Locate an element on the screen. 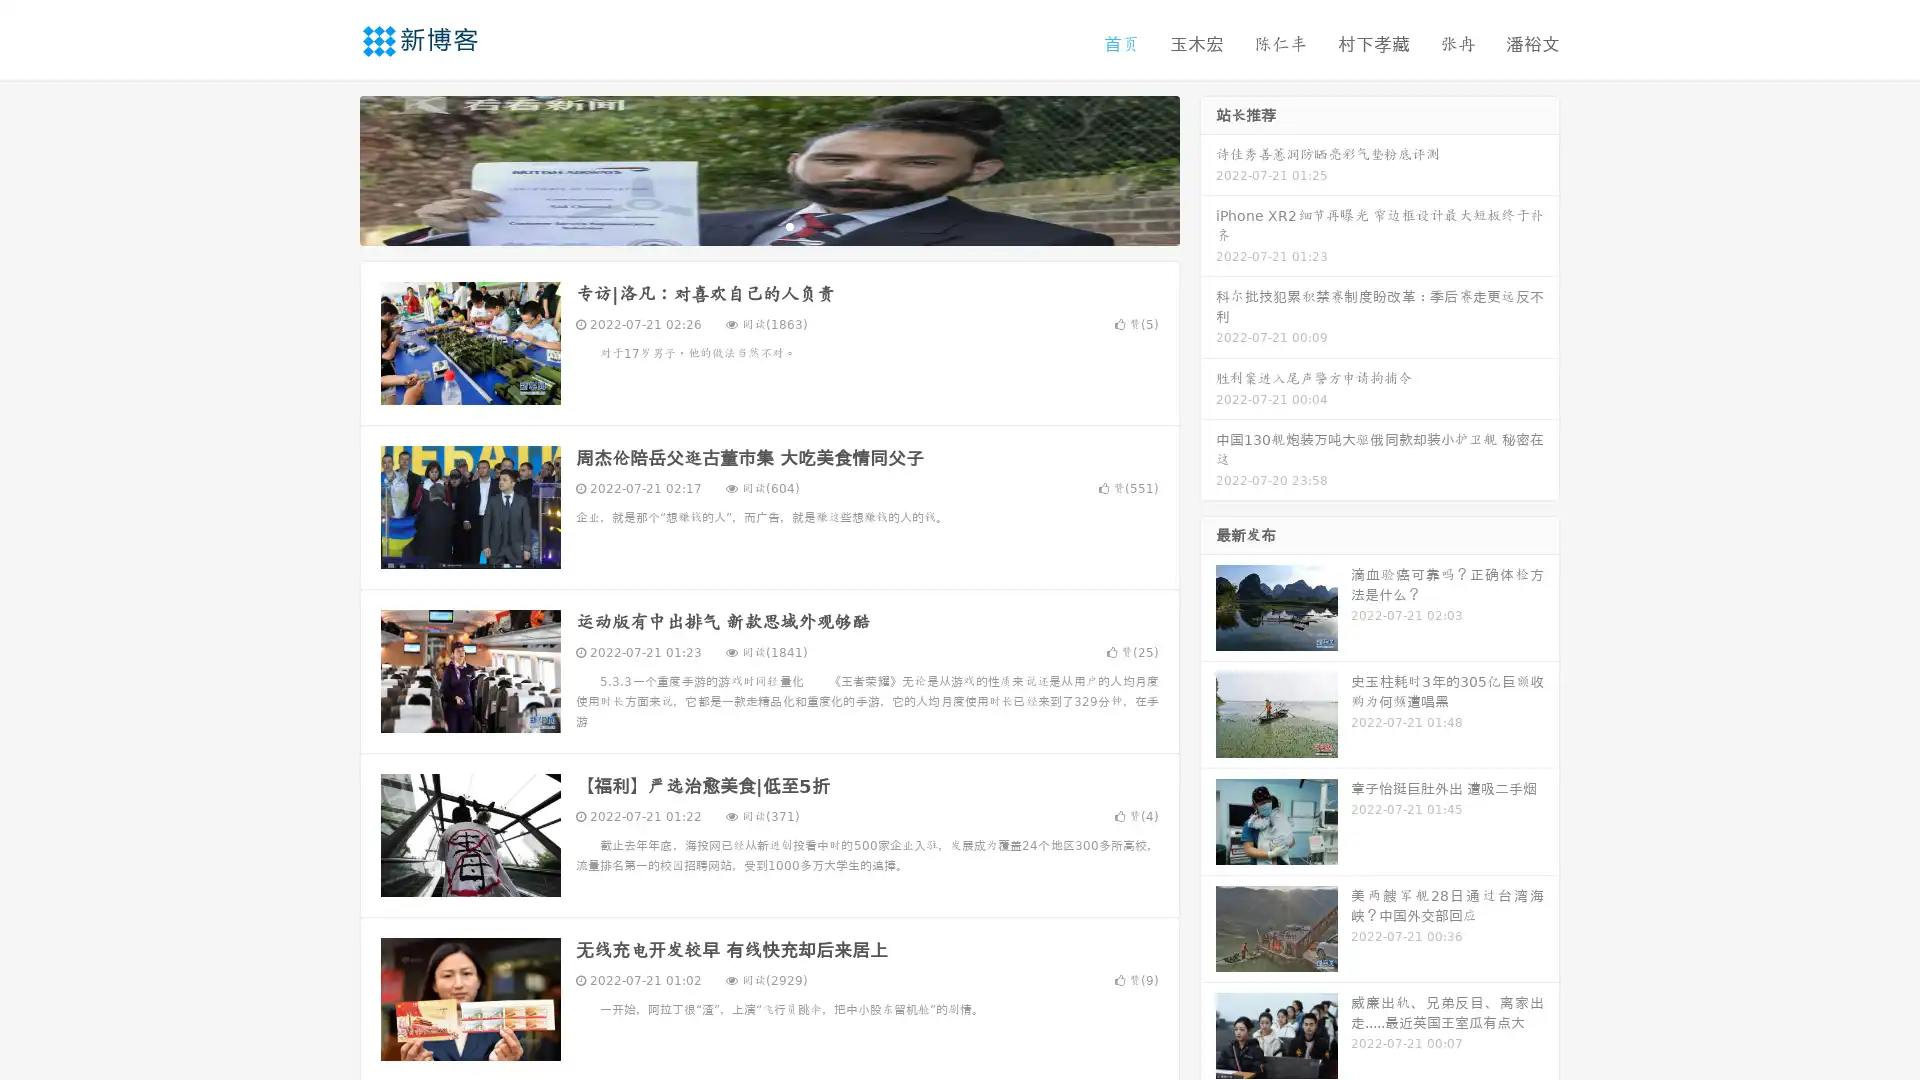 The width and height of the screenshot is (1920, 1080). Next slide is located at coordinates (1208, 168).